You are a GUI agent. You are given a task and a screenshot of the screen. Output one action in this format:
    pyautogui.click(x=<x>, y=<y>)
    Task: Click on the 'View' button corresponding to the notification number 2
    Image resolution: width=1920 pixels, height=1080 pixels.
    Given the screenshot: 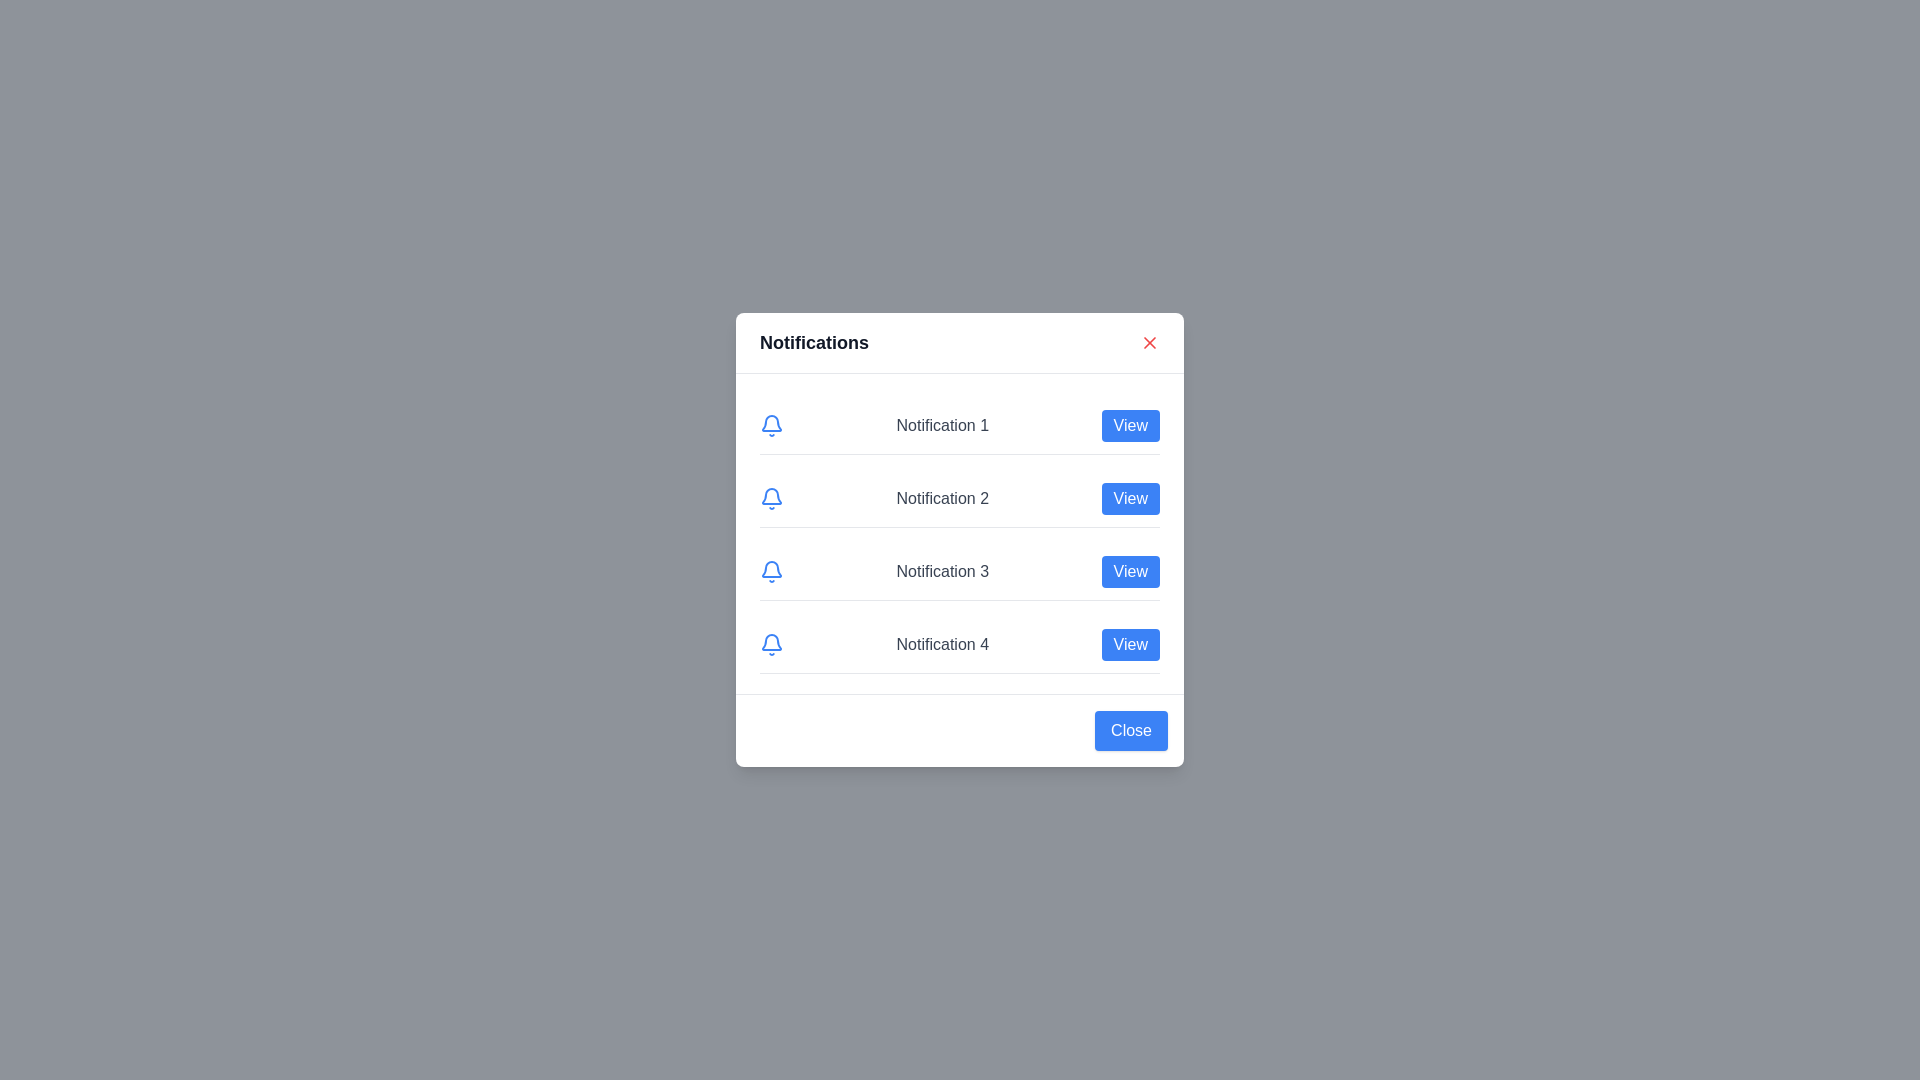 What is the action you would take?
    pyautogui.click(x=1129, y=497)
    